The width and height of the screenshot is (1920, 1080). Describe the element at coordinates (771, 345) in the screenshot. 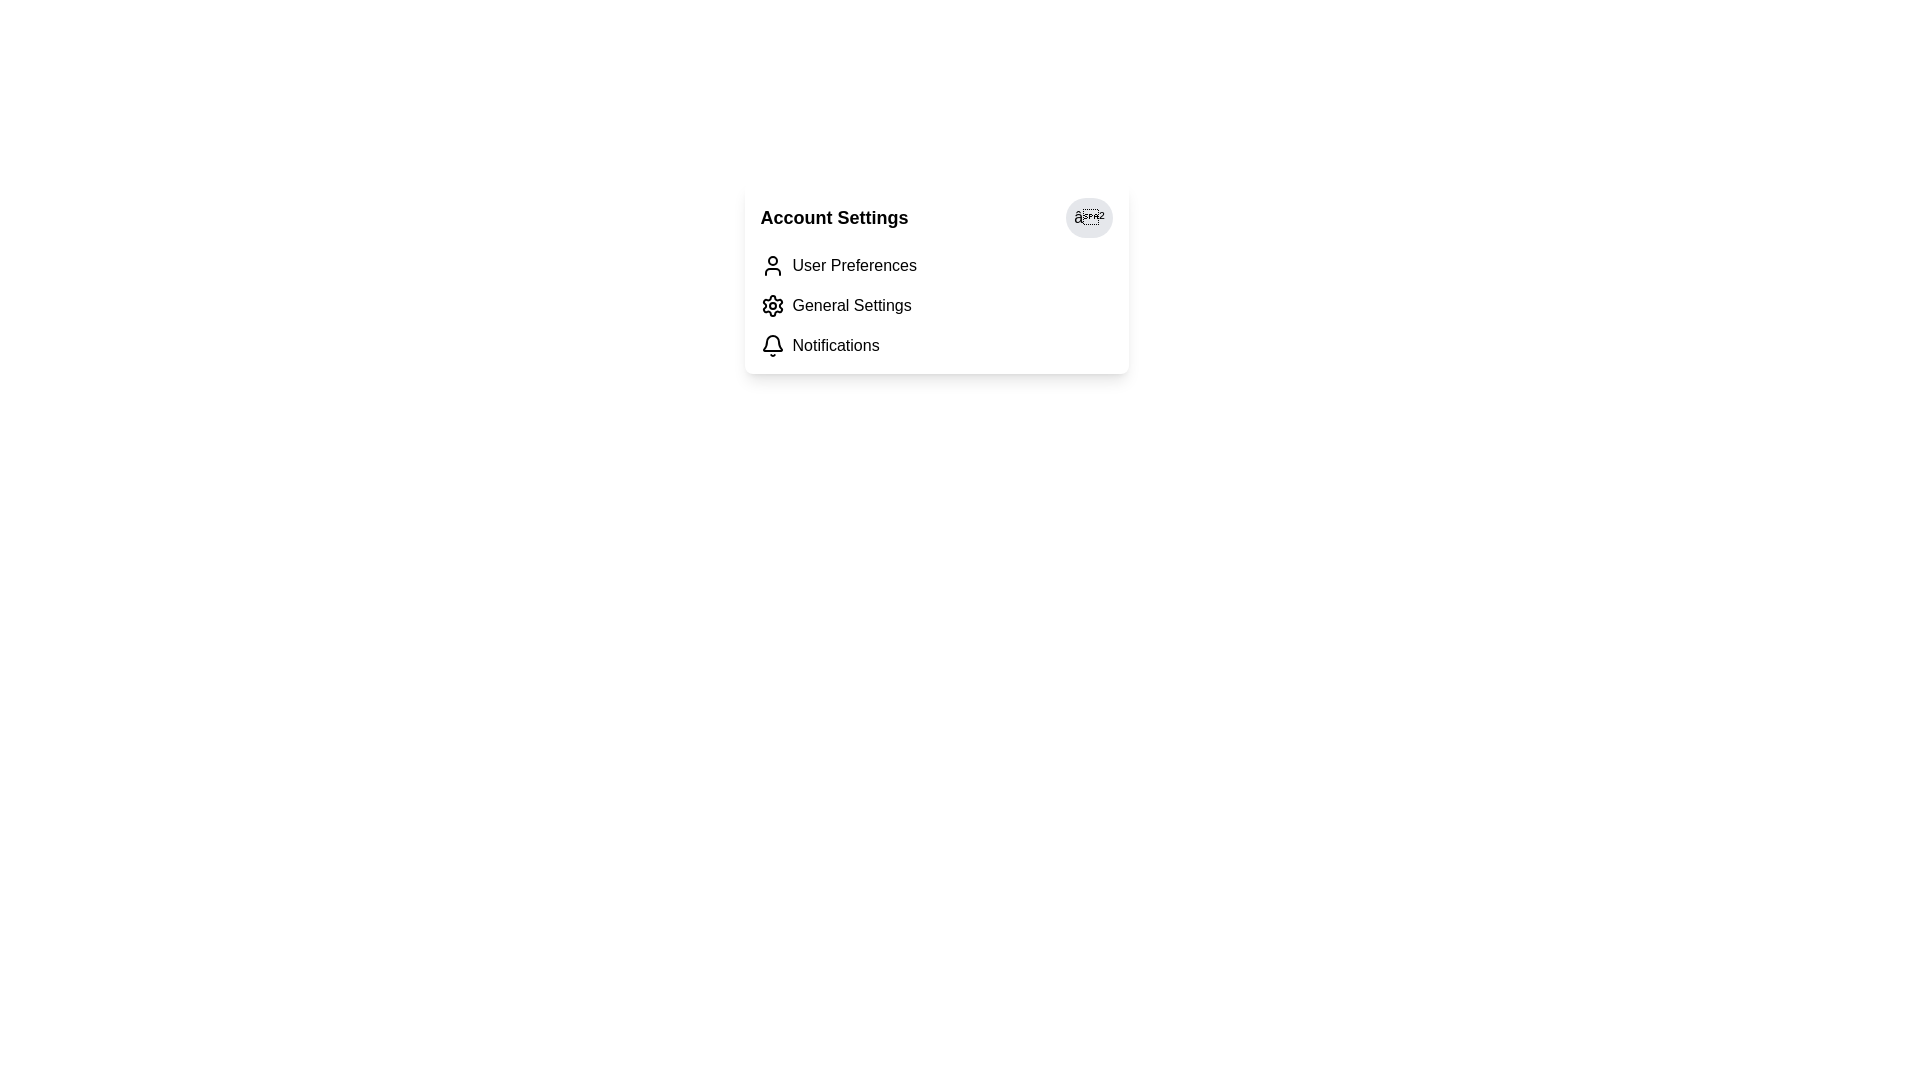

I see `the outlined bell-shaped icon representing notifications located to the left of the 'Notifications' text in the 'Account Settings' menu` at that location.